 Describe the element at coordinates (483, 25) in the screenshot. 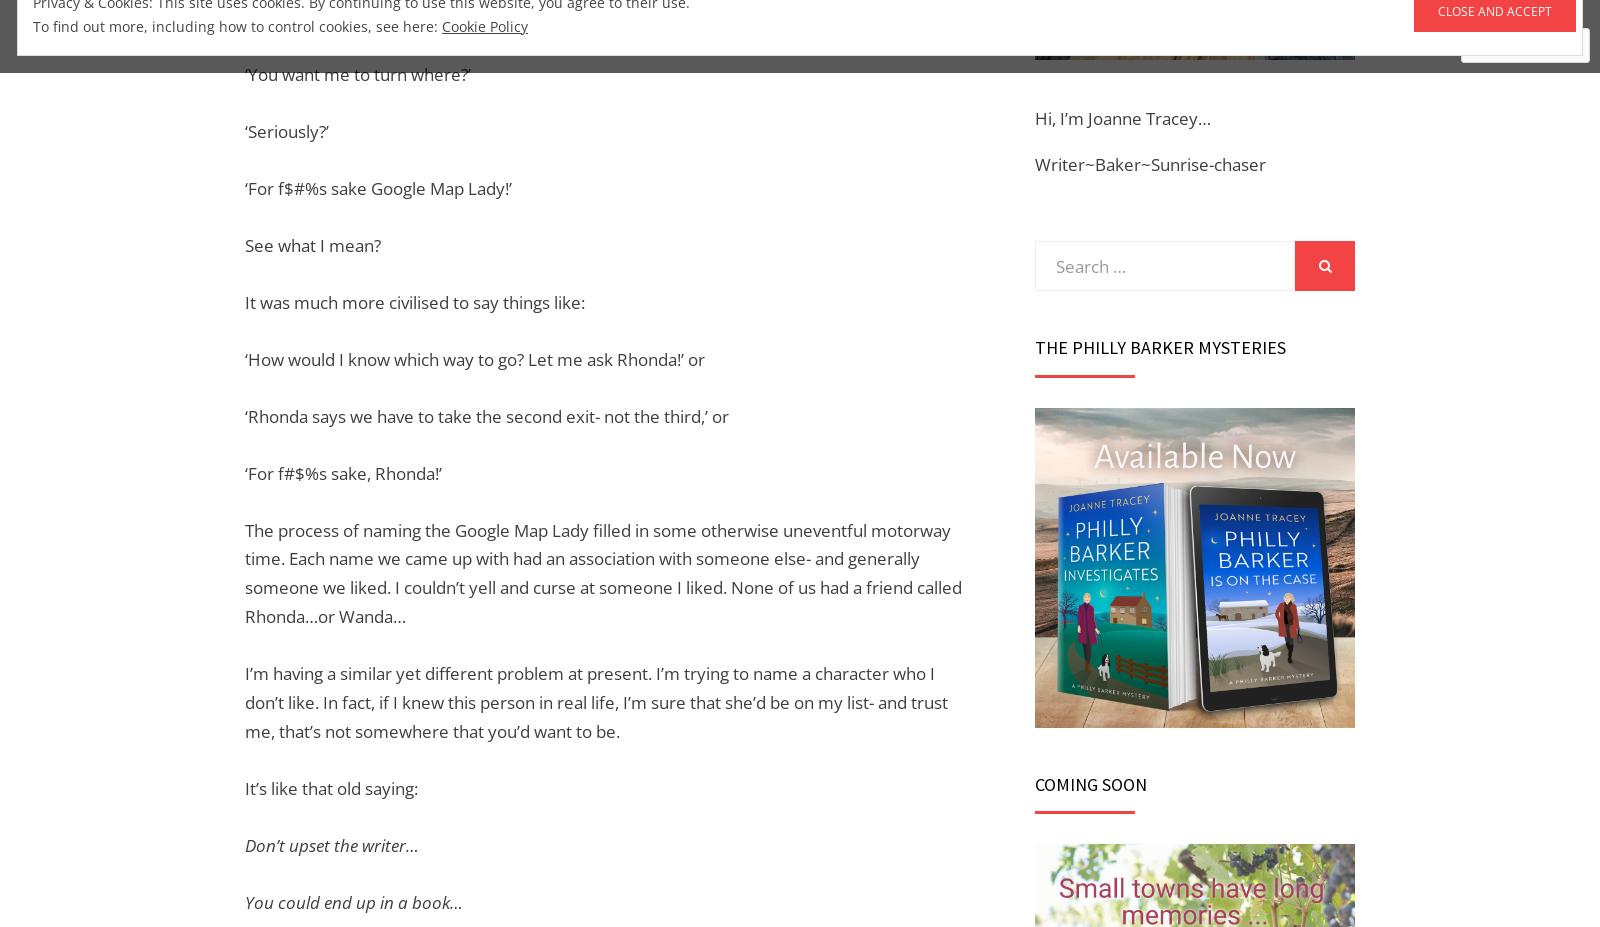

I see `'Cookie Policy'` at that location.